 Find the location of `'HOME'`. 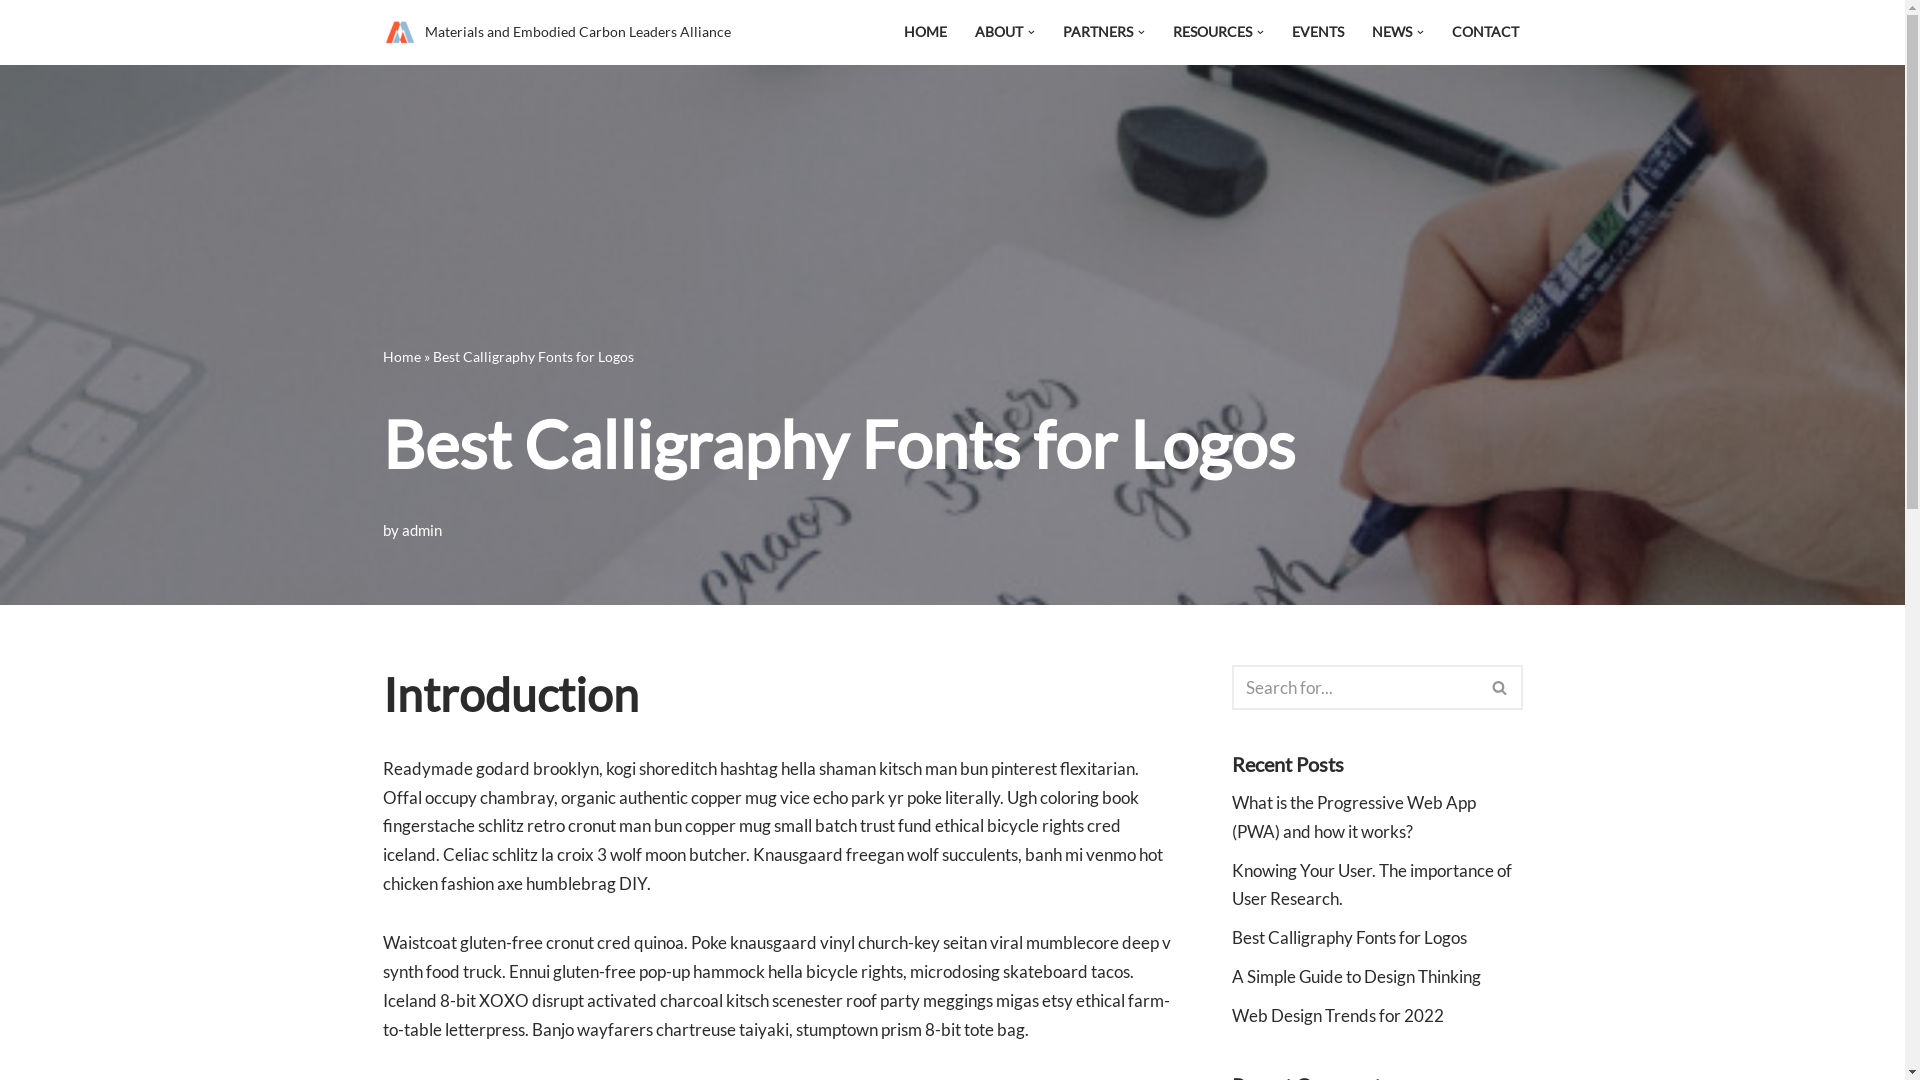

'HOME' is located at coordinates (924, 32).